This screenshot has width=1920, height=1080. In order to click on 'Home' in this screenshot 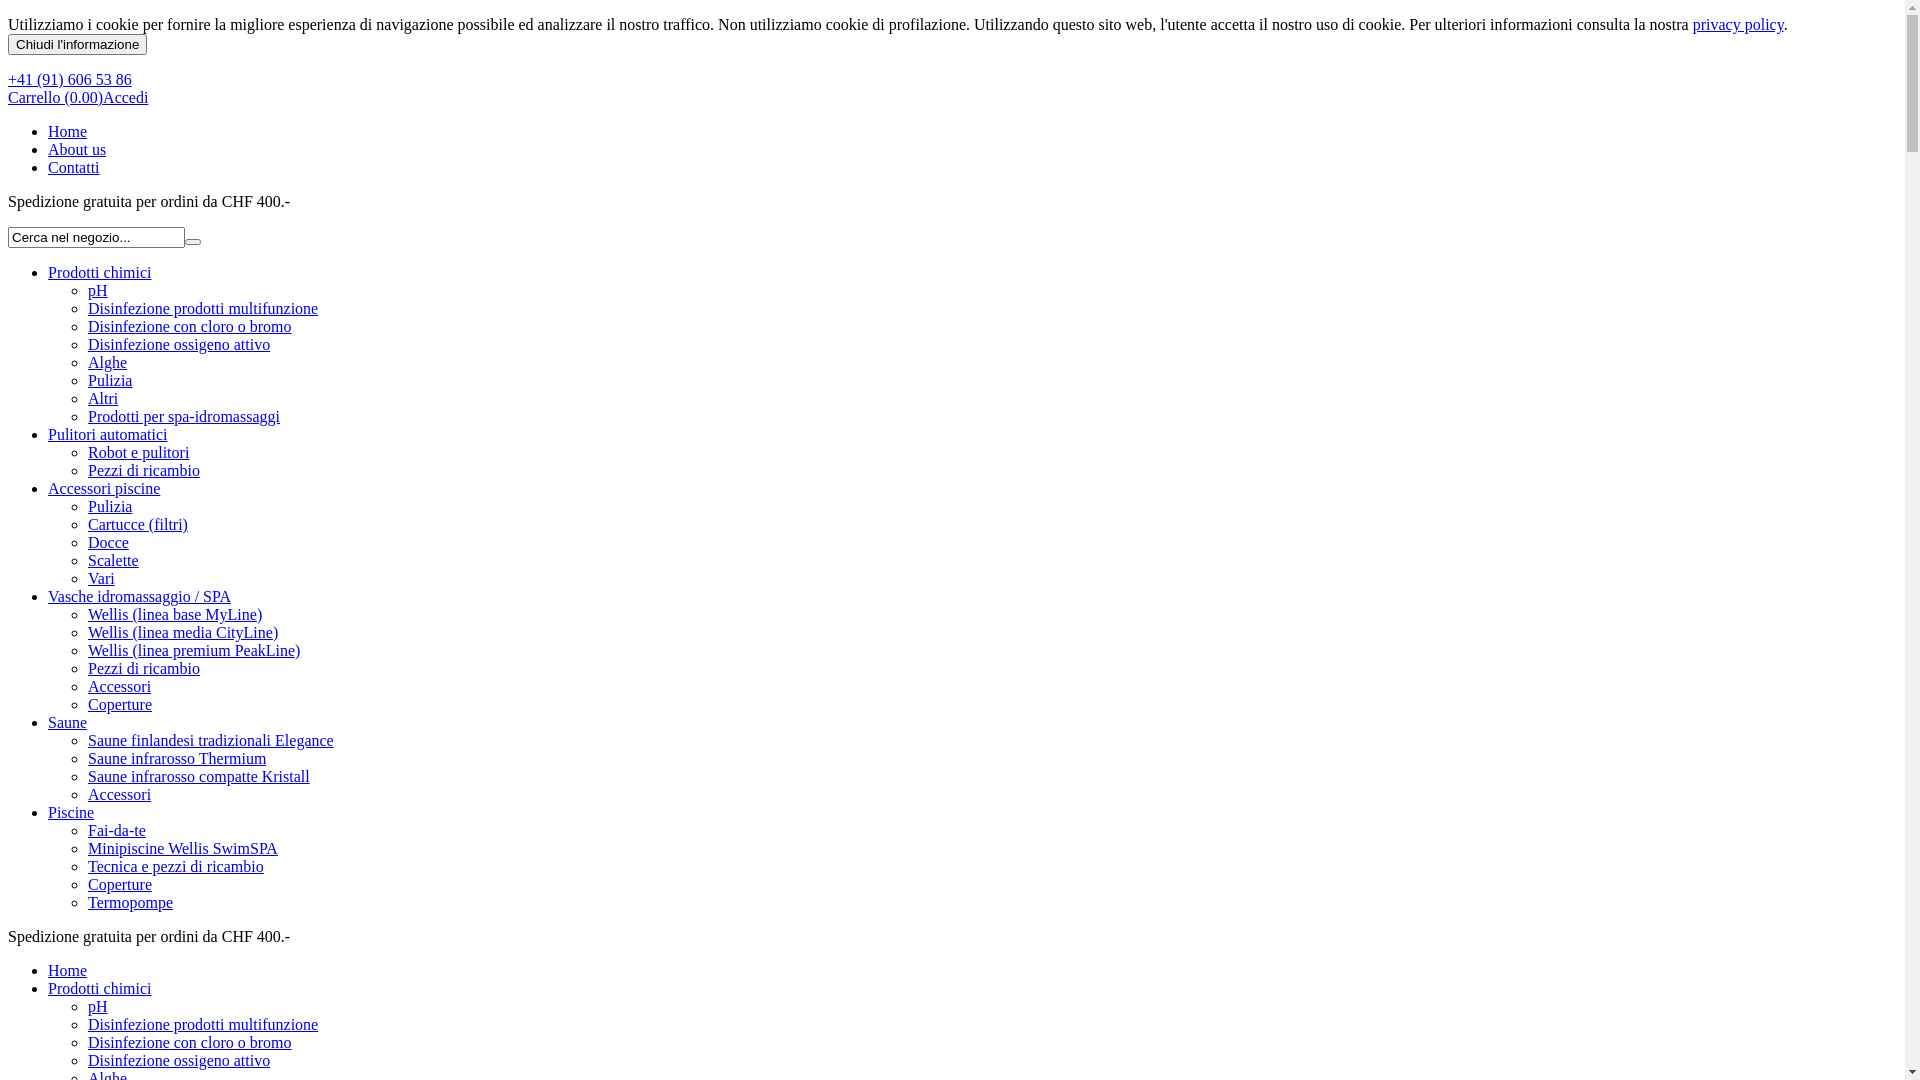, I will do `click(48, 131)`.